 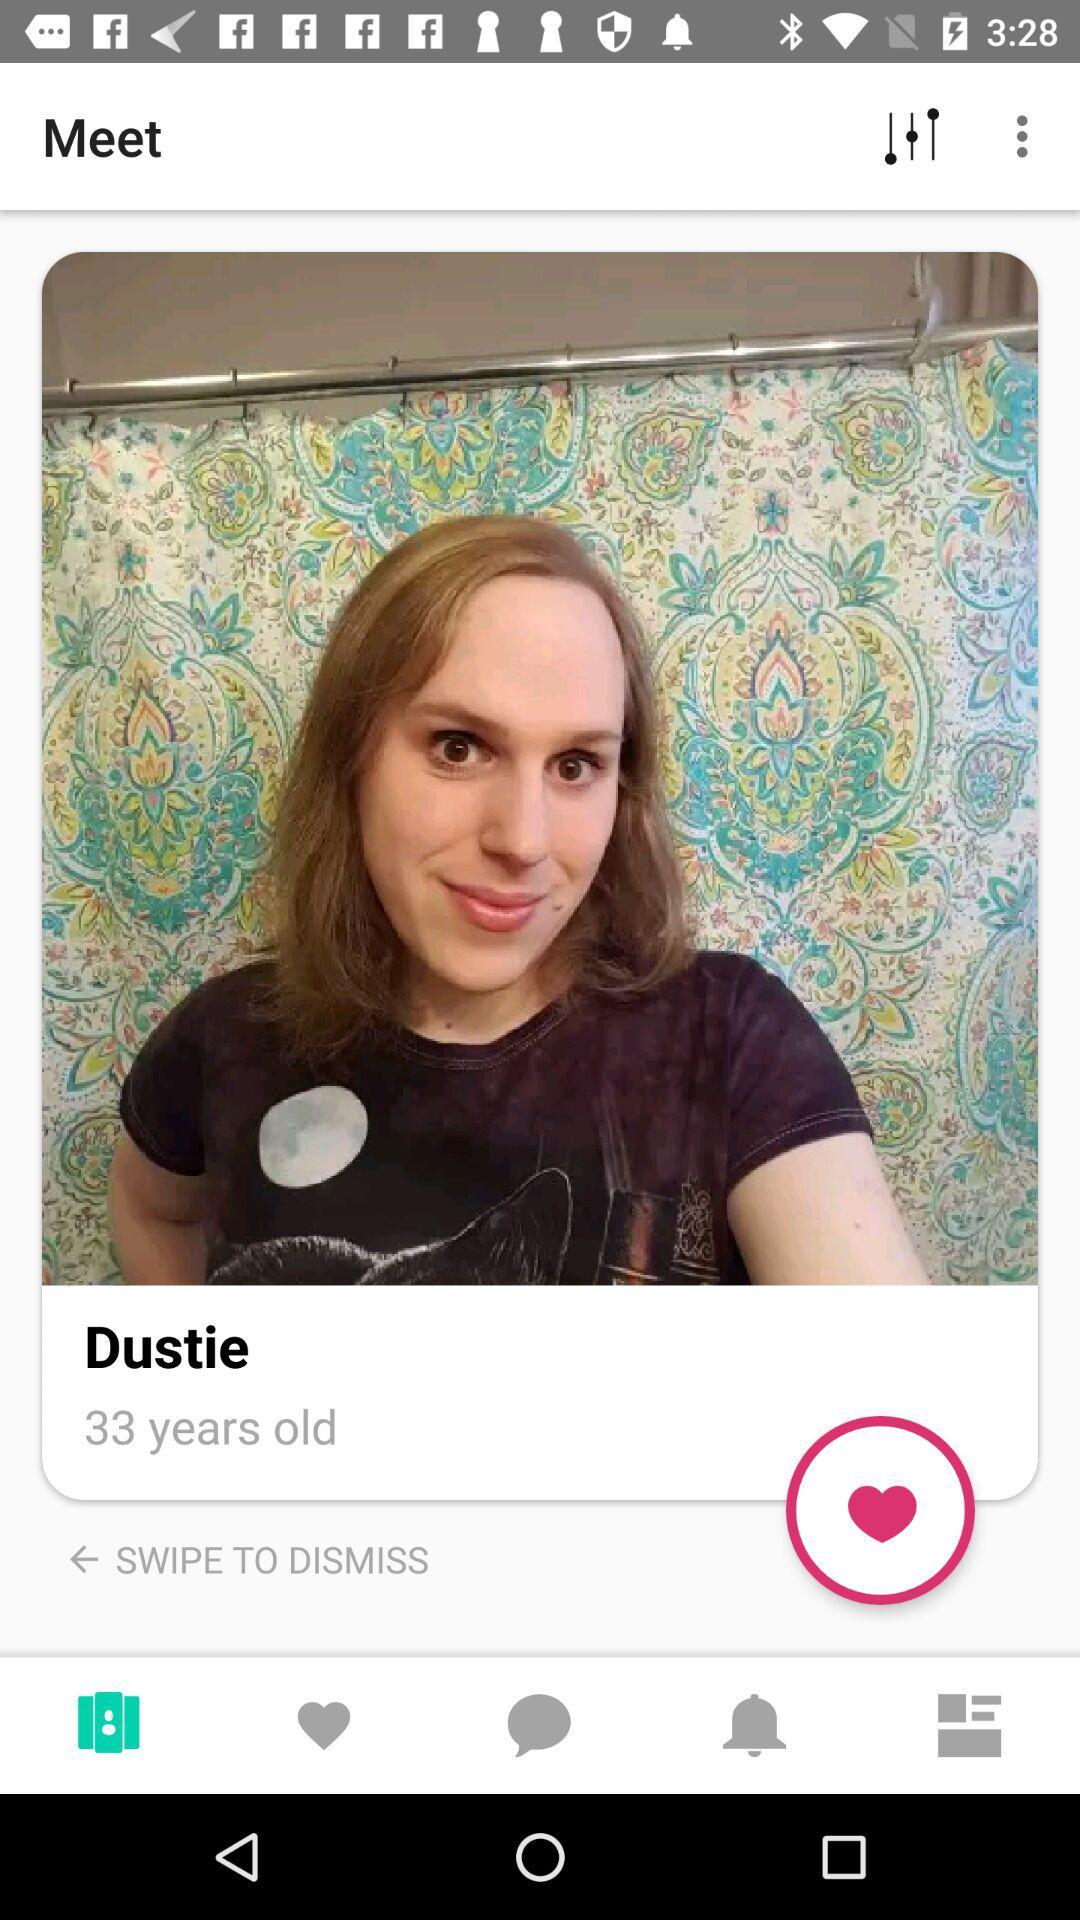 What do you see at coordinates (211, 1425) in the screenshot?
I see `the 33 years old` at bounding box center [211, 1425].